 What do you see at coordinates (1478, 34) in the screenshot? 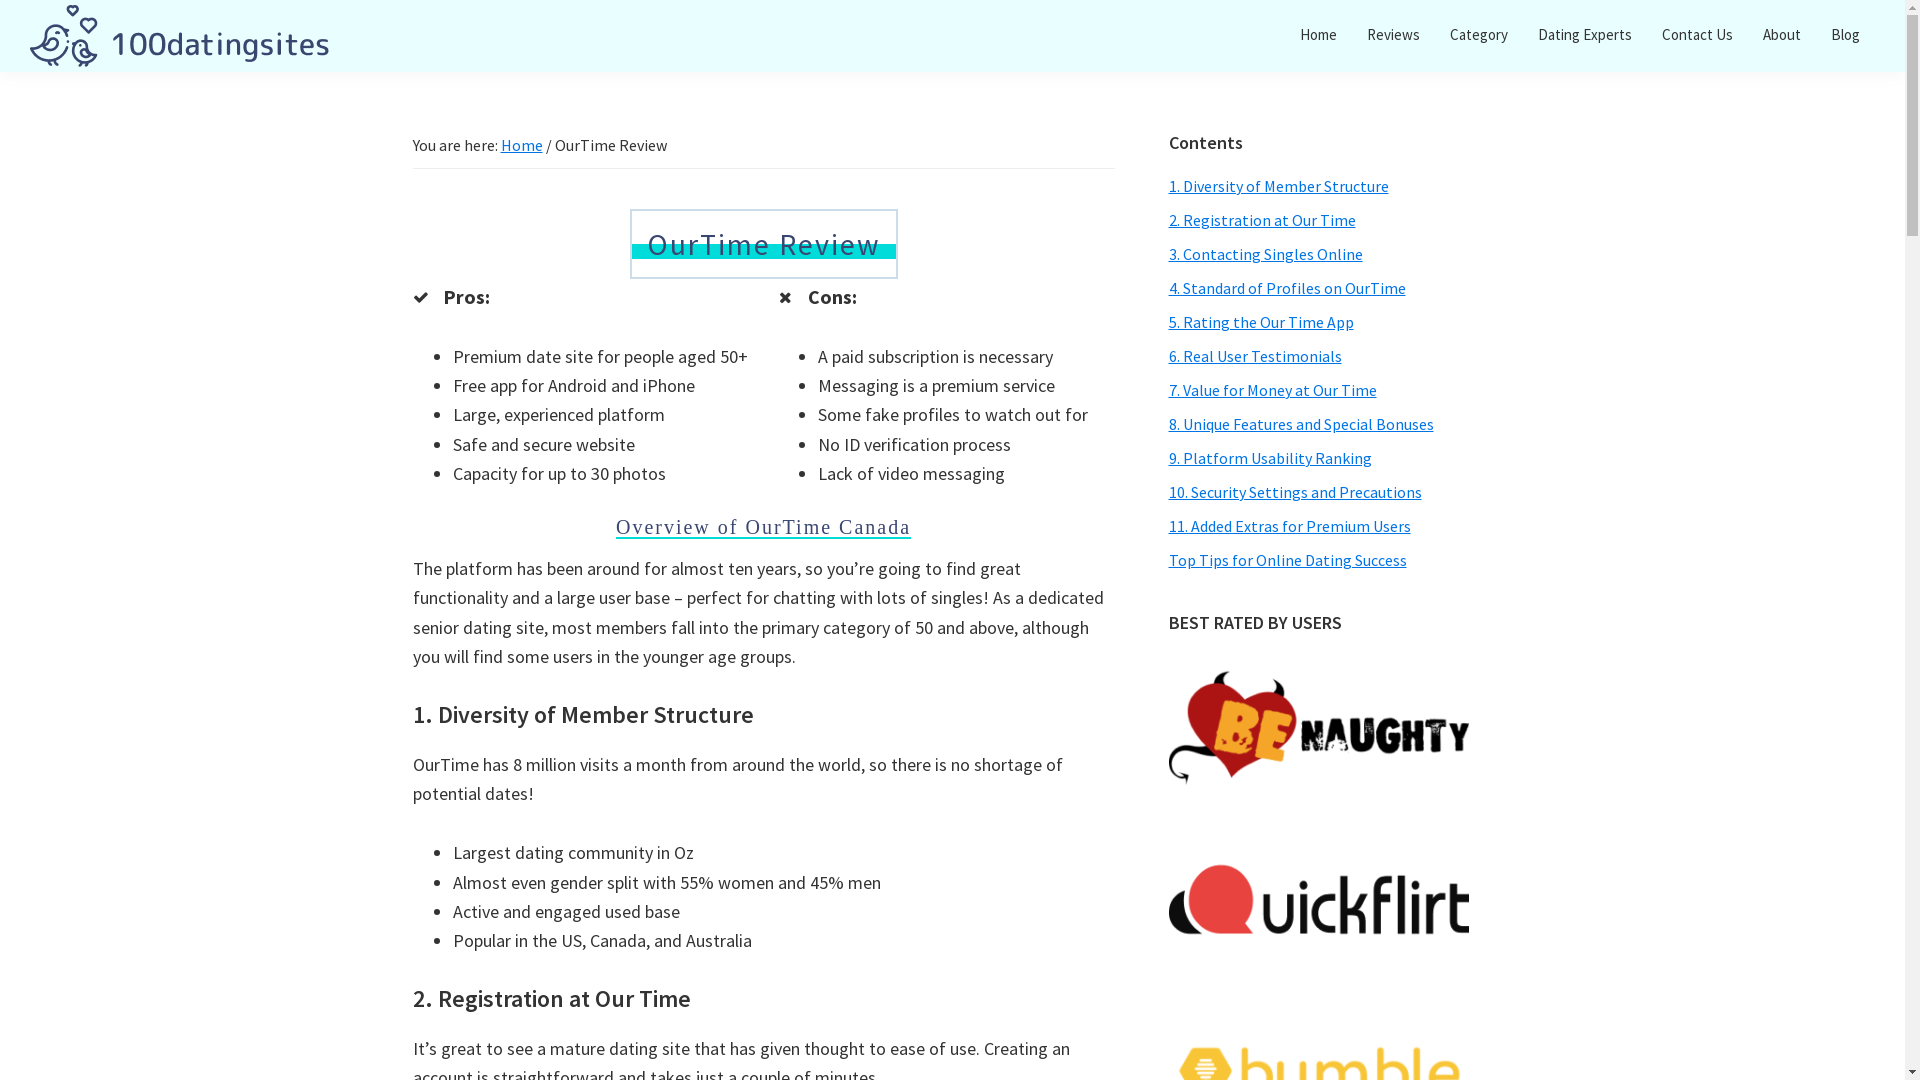
I see `'Category'` at bounding box center [1478, 34].